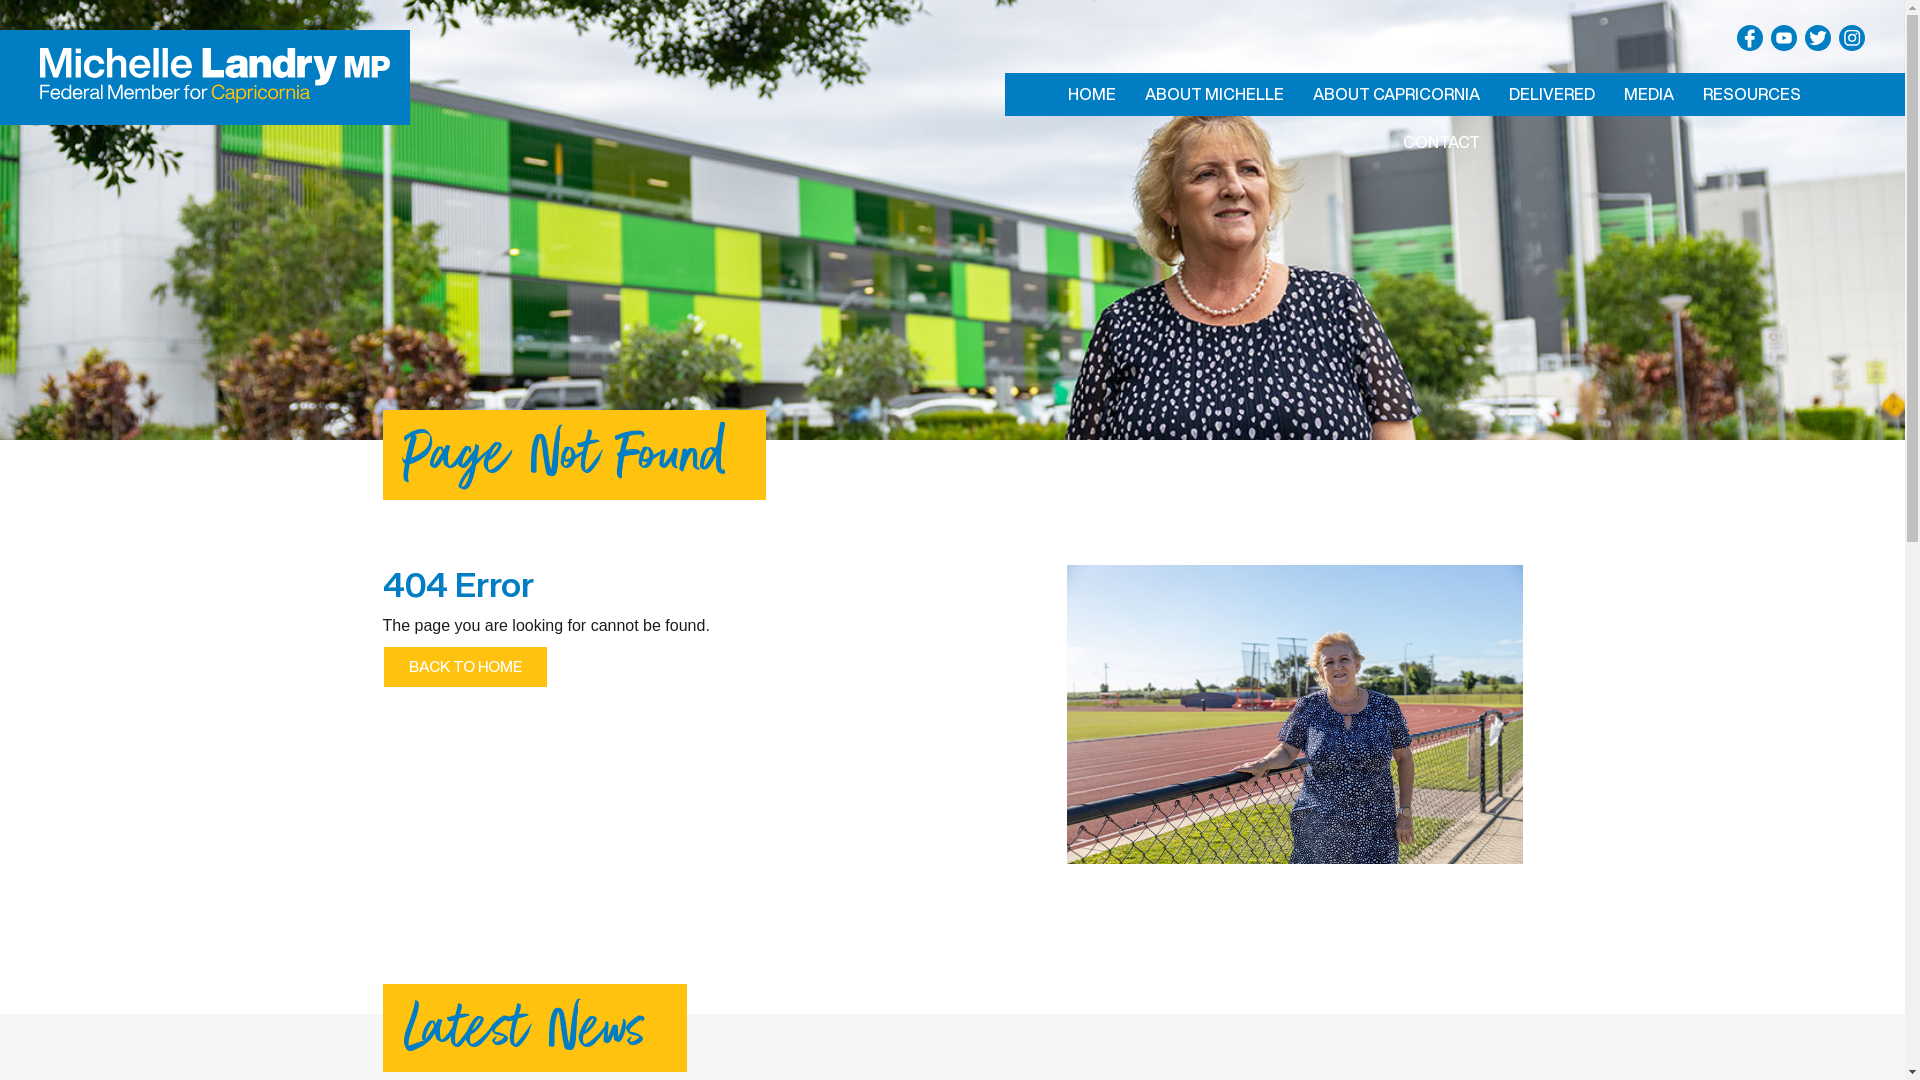 This screenshot has height=1080, width=1920. What do you see at coordinates (1089, 94) in the screenshot?
I see `'HOME'` at bounding box center [1089, 94].